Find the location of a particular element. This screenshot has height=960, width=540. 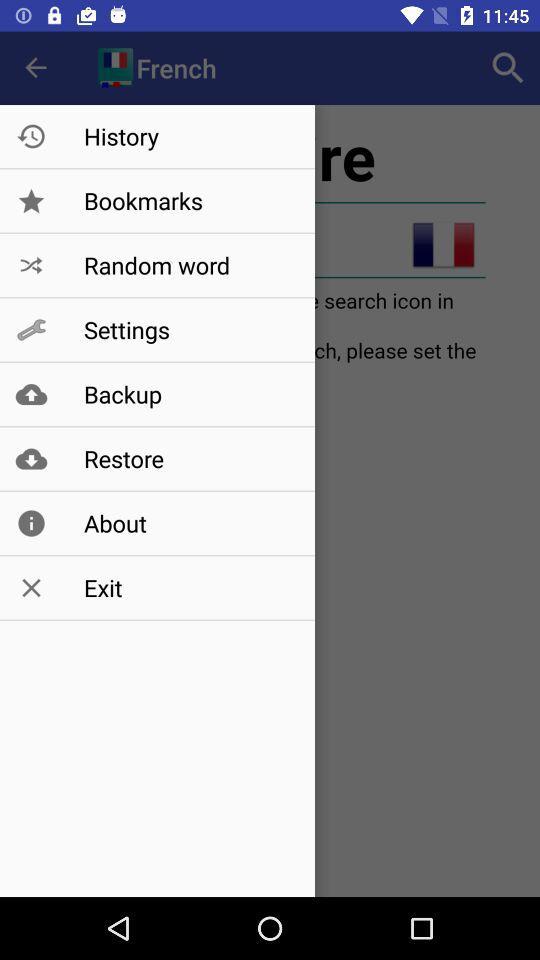

exit is located at coordinates (189, 588).